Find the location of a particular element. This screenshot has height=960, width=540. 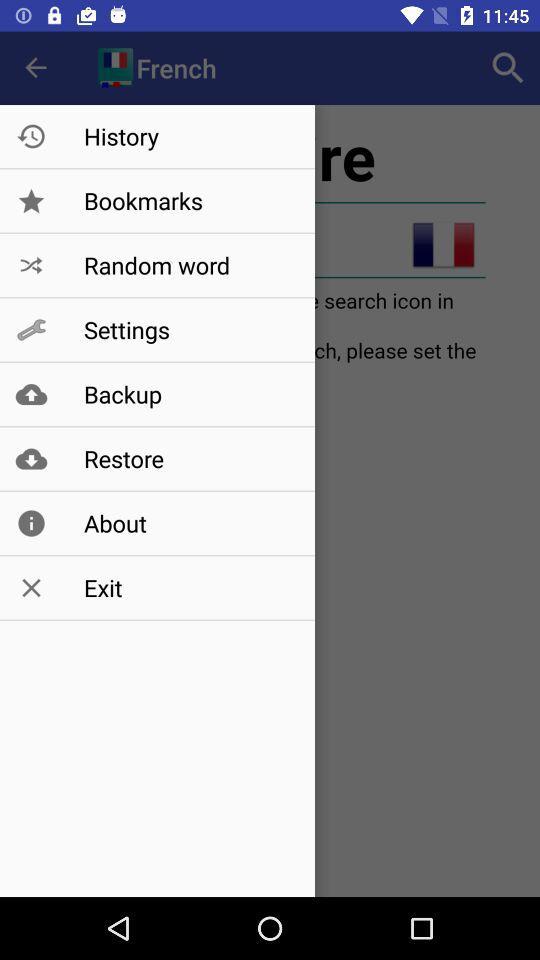

exit is located at coordinates (189, 588).